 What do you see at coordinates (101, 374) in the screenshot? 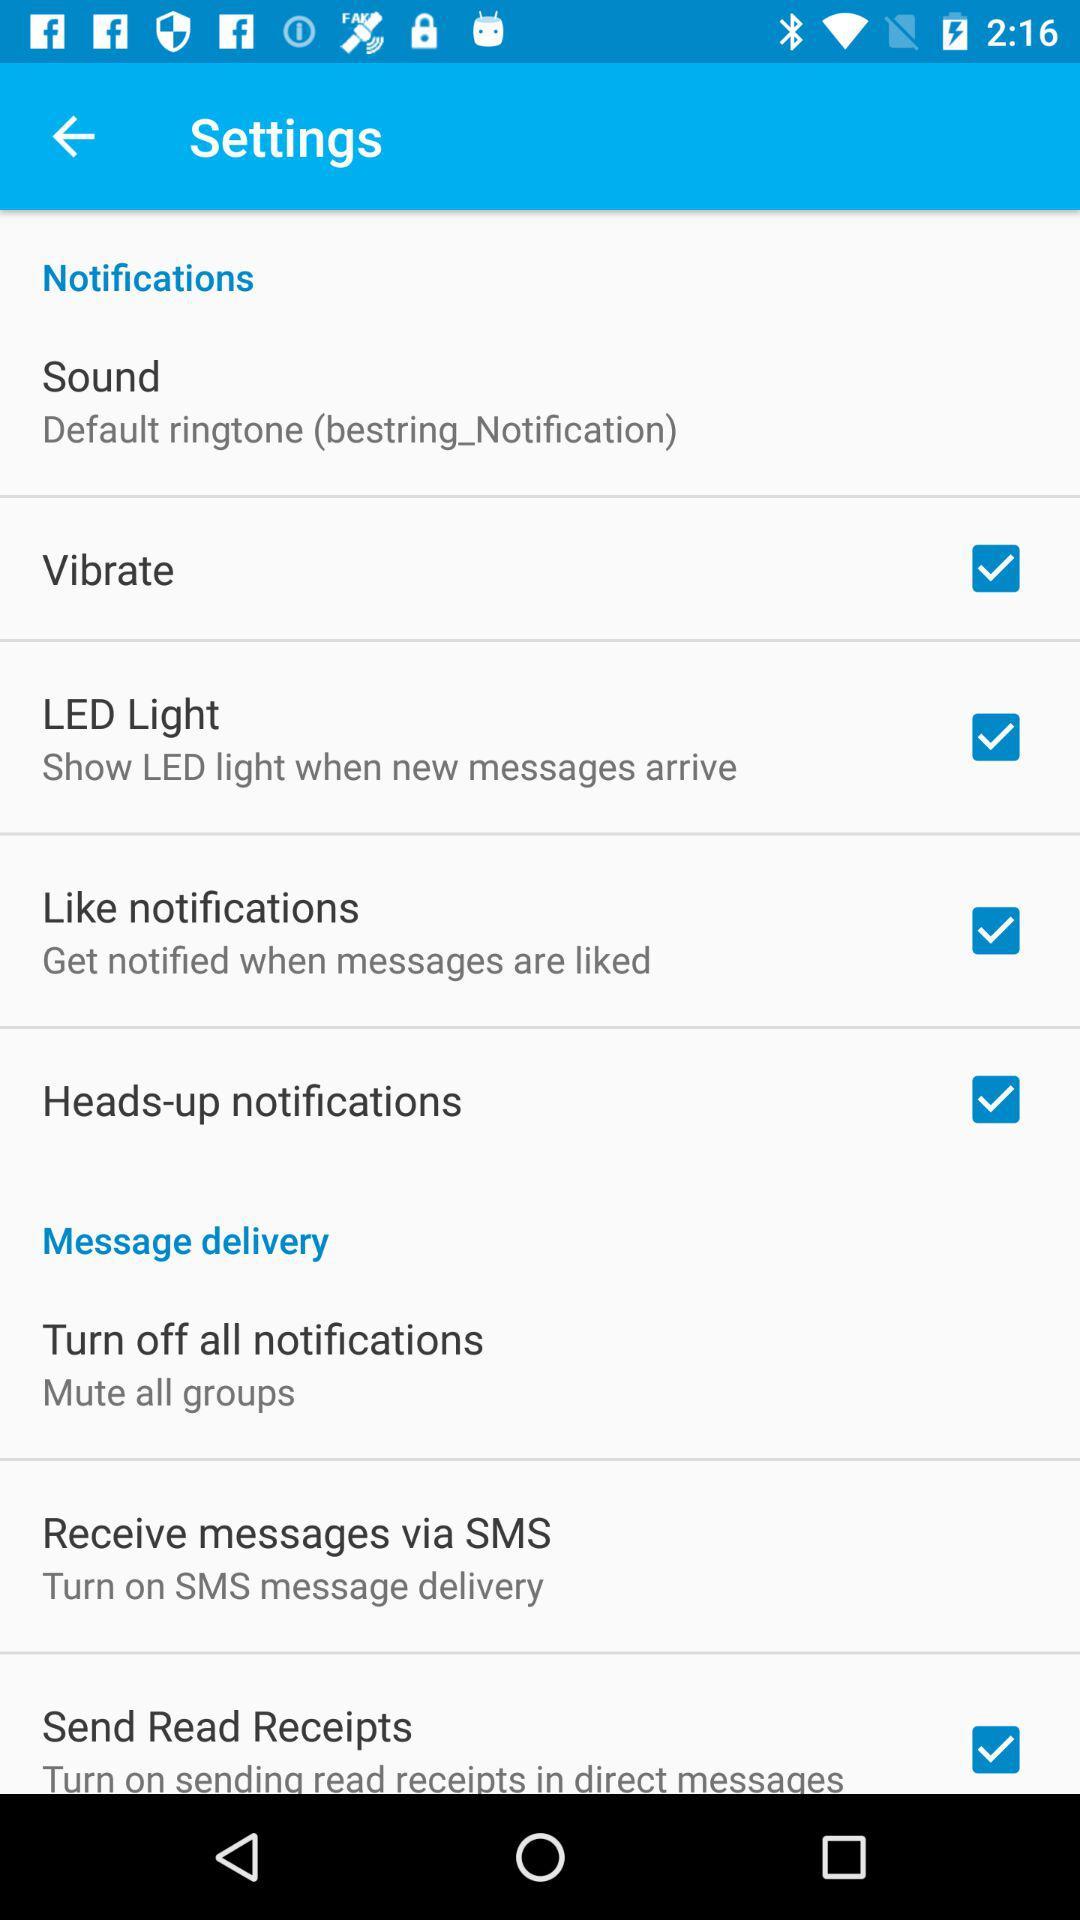
I see `icon above default ringtone (bestring_notification) item` at bounding box center [101, 374].